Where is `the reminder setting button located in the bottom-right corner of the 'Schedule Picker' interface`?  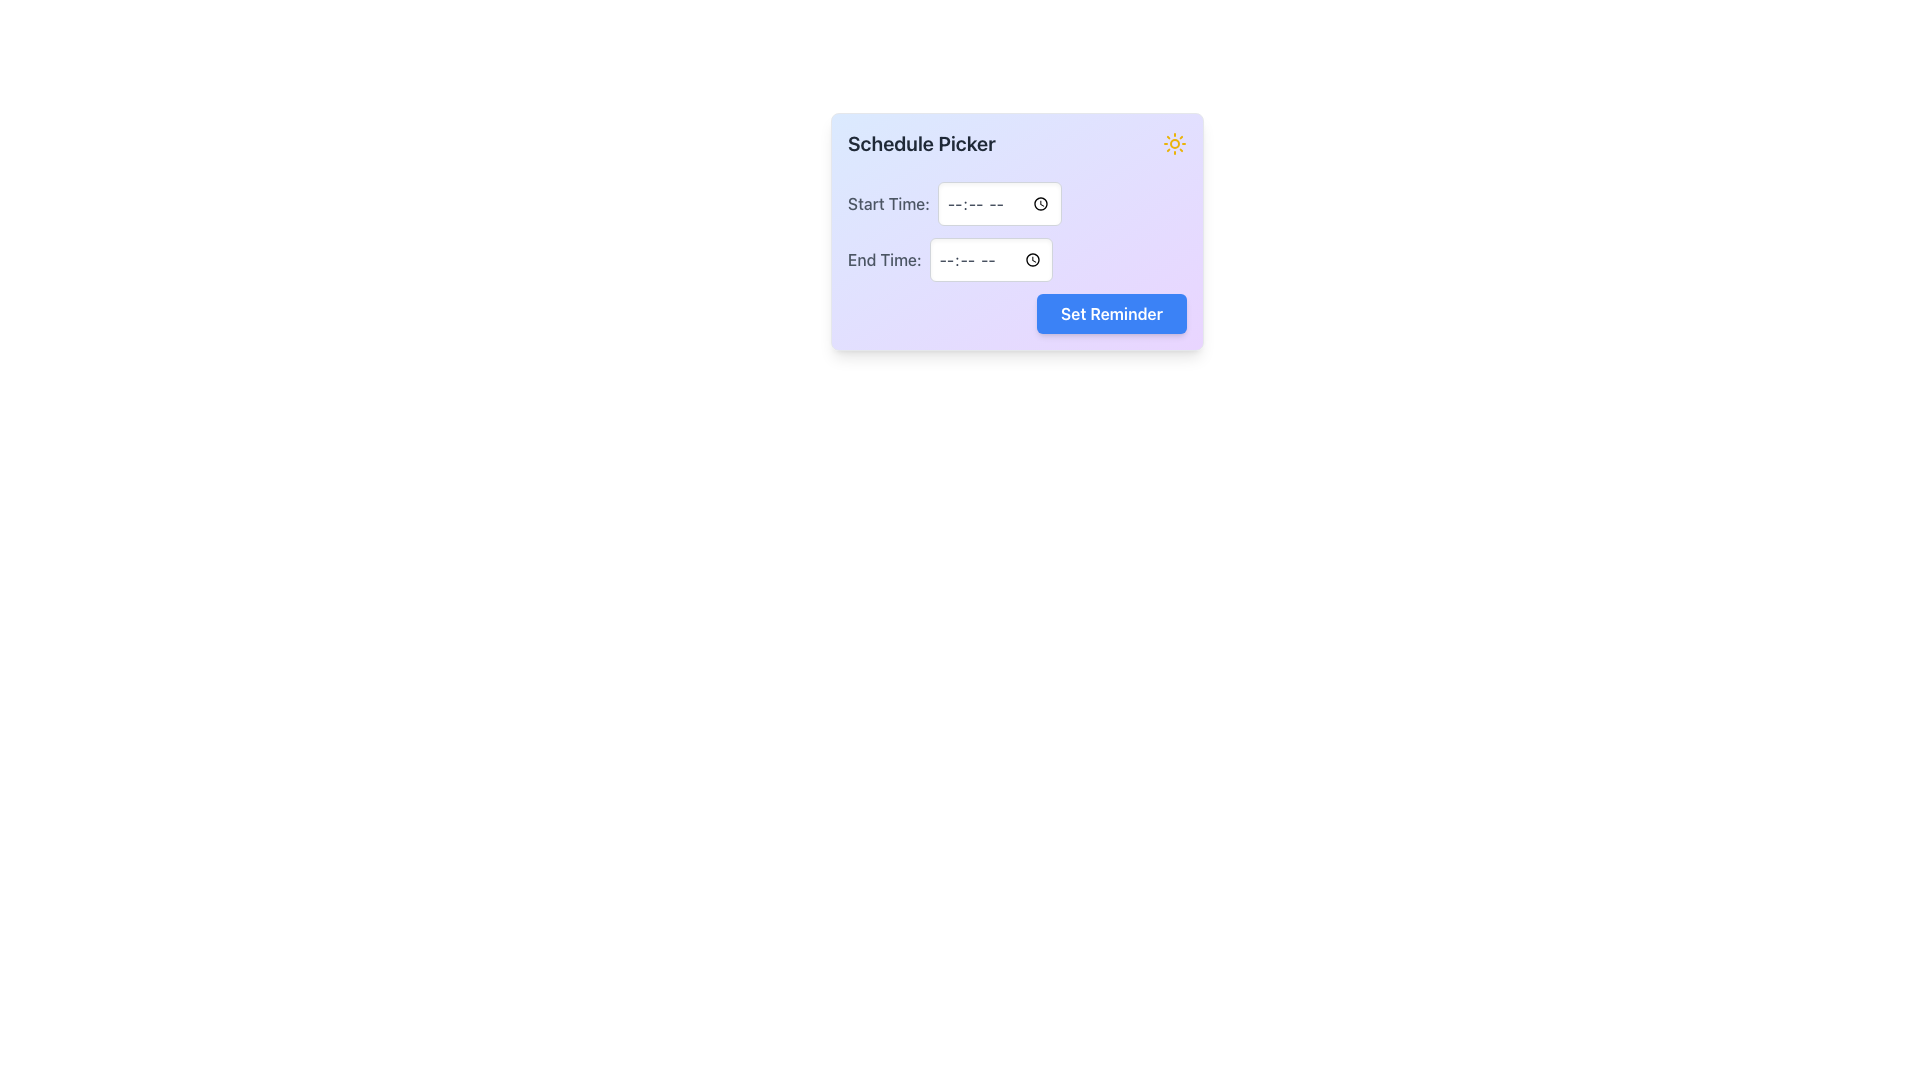
the reminder setting button located in the bottom-right corner of the 'Schedule Picker' interface is located at coordinates (1110, 313).